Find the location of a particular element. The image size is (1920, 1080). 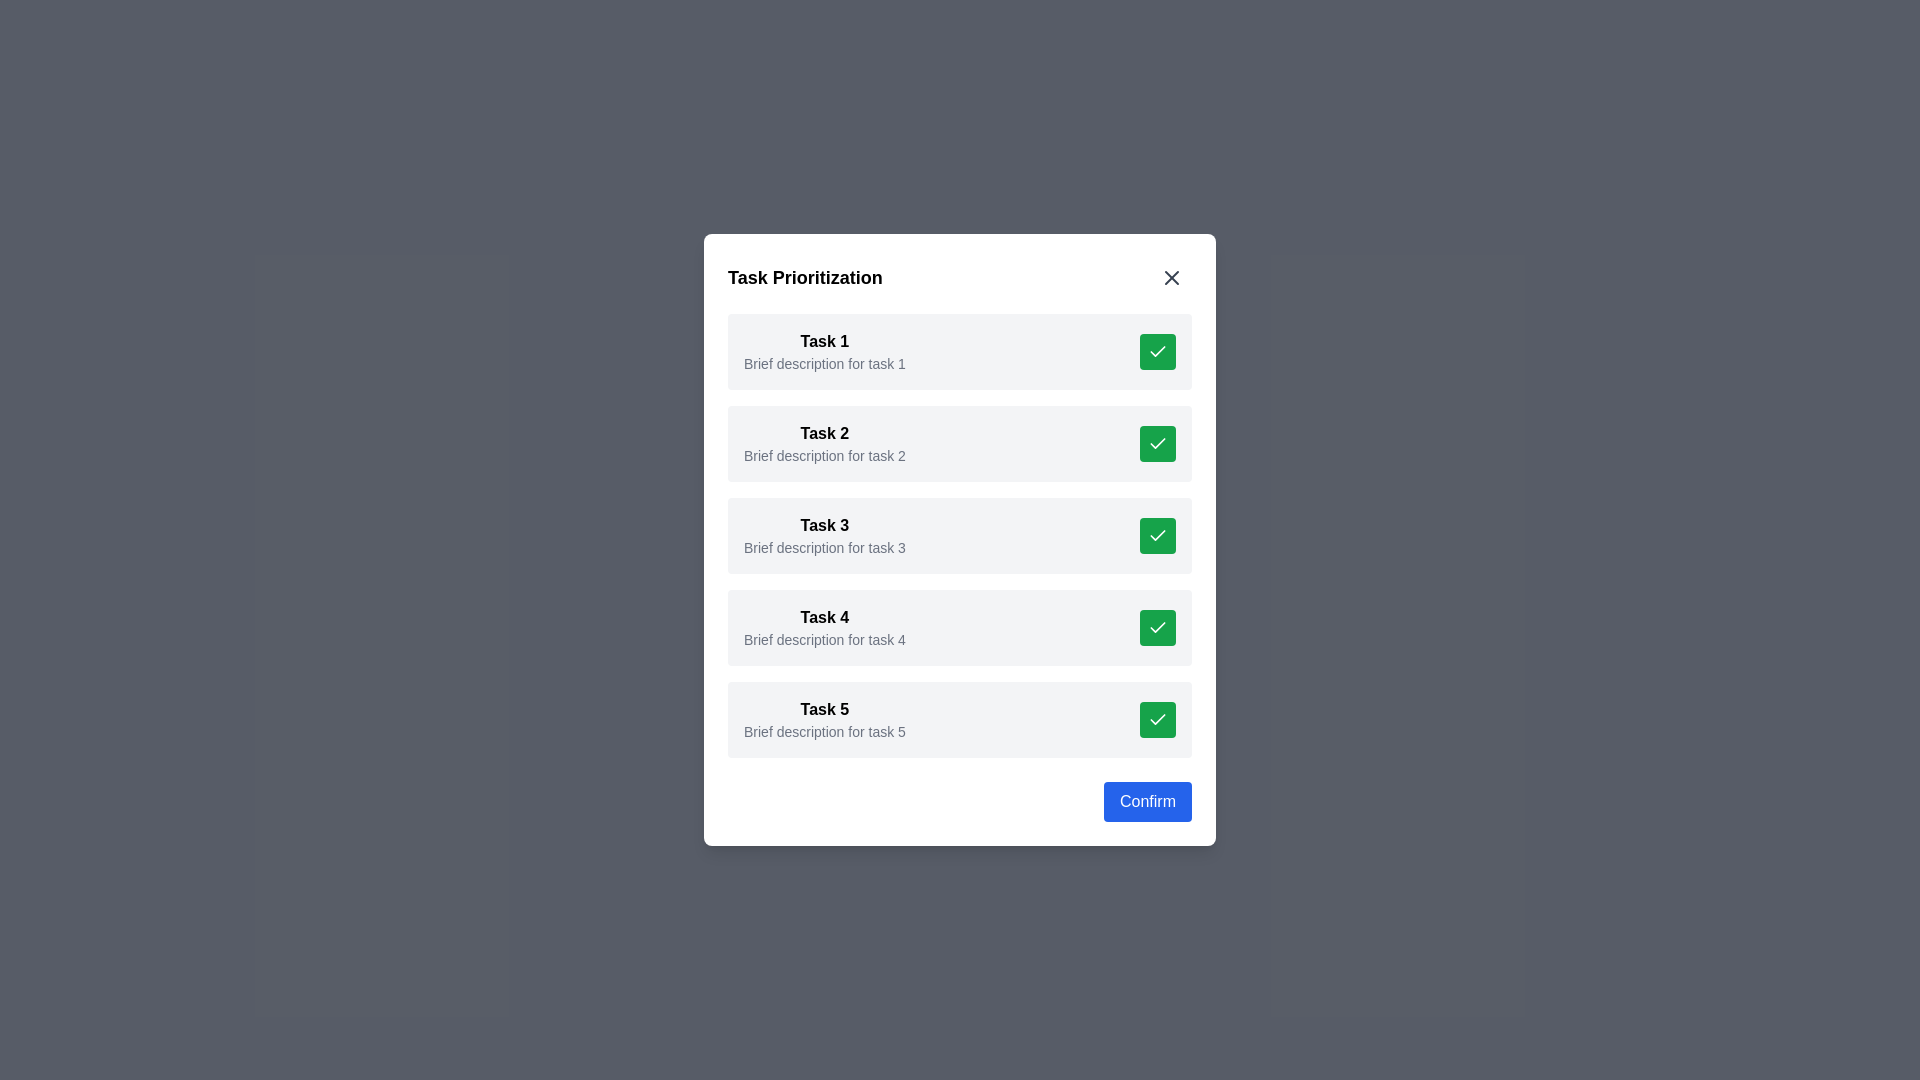

the supporting description text label located below 'Task 5', which is the last task entry in the task list on the modal is located at coordinates (825, 732).